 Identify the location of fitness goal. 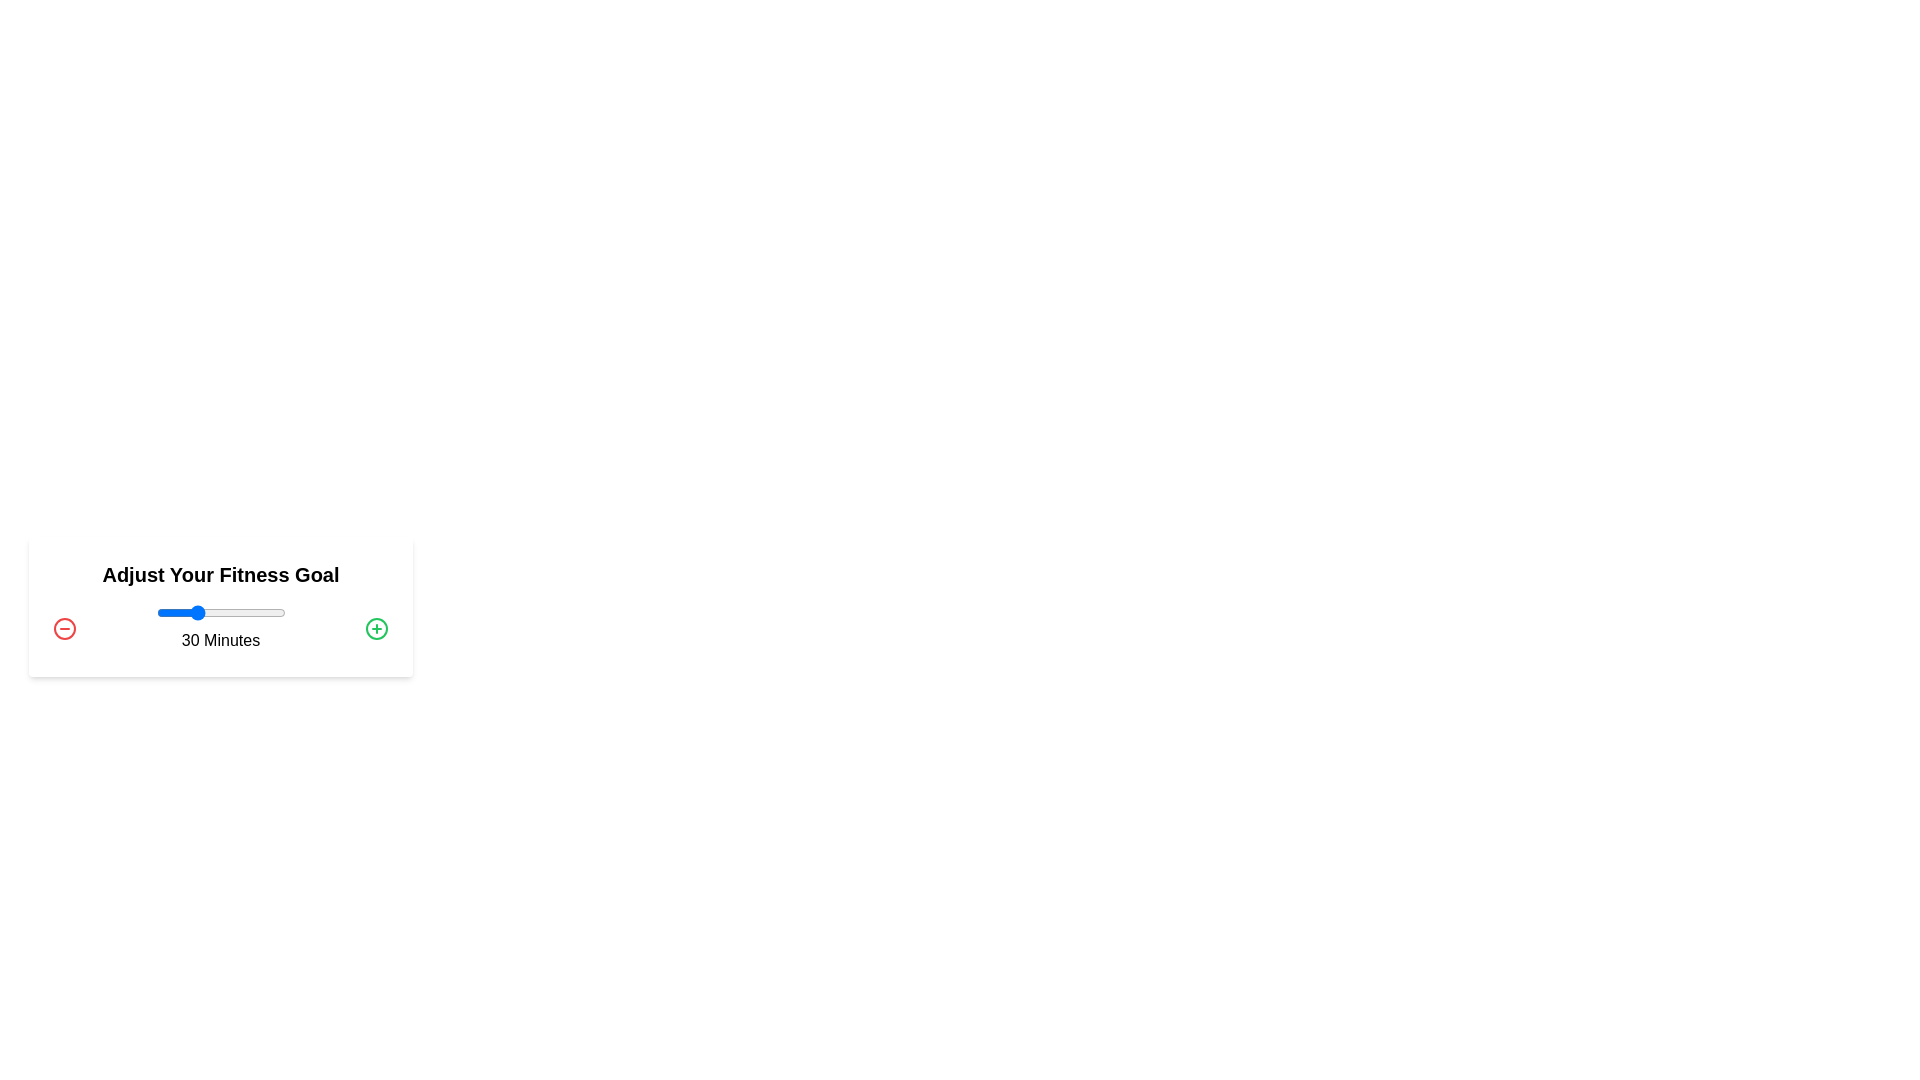
(233, 612).